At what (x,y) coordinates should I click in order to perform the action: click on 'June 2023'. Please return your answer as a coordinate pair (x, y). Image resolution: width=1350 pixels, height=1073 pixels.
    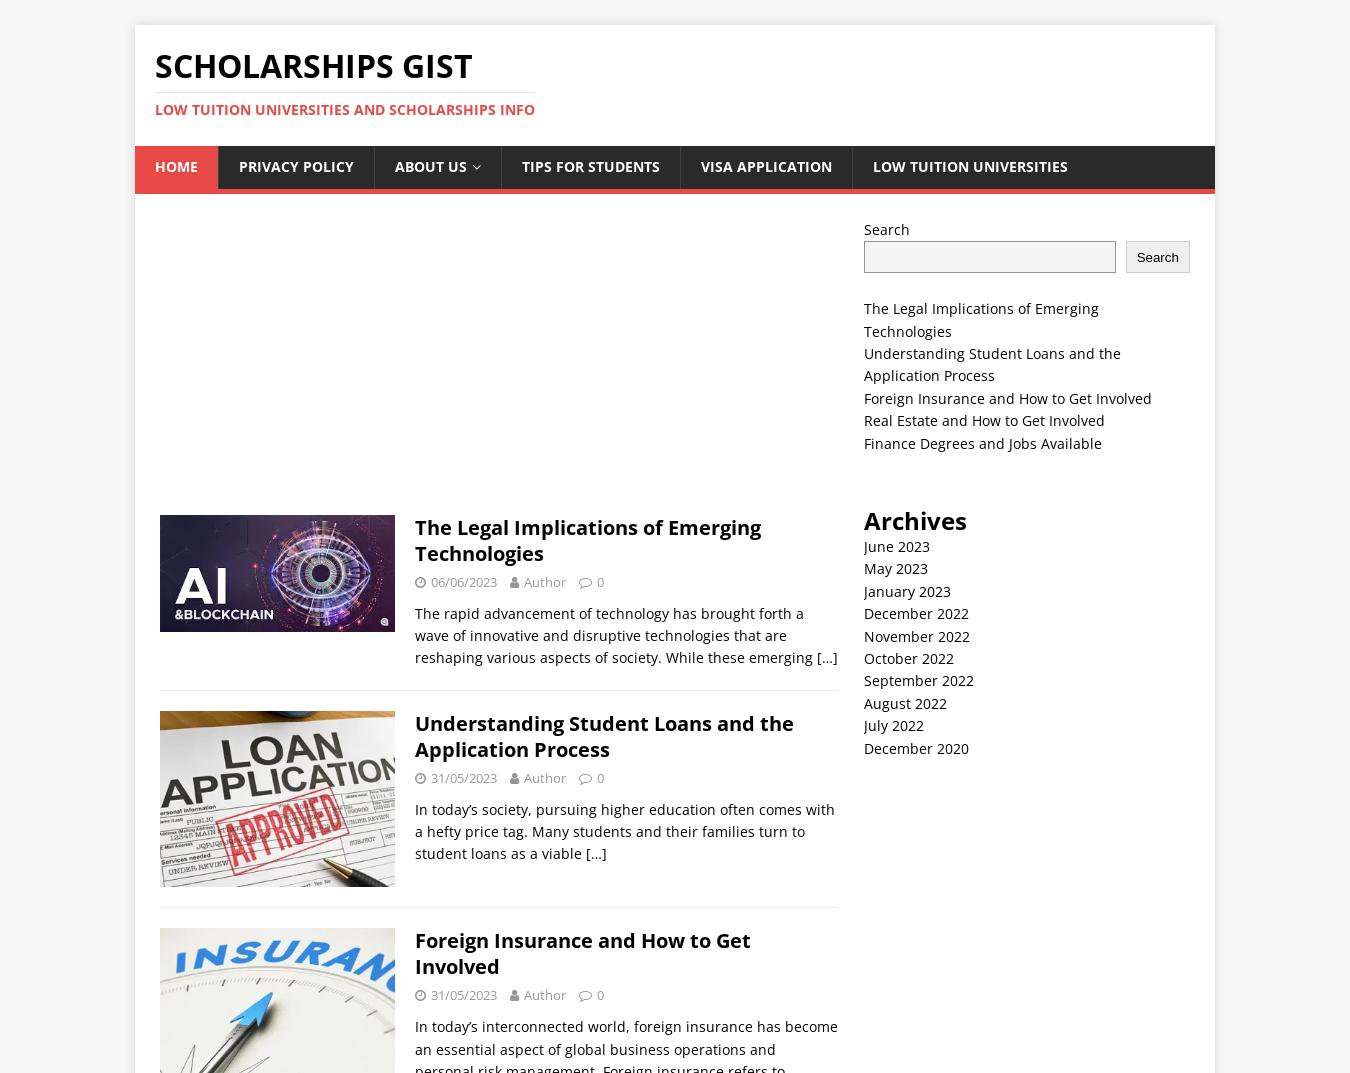
    Looking at the image, I should click on (895, 546).